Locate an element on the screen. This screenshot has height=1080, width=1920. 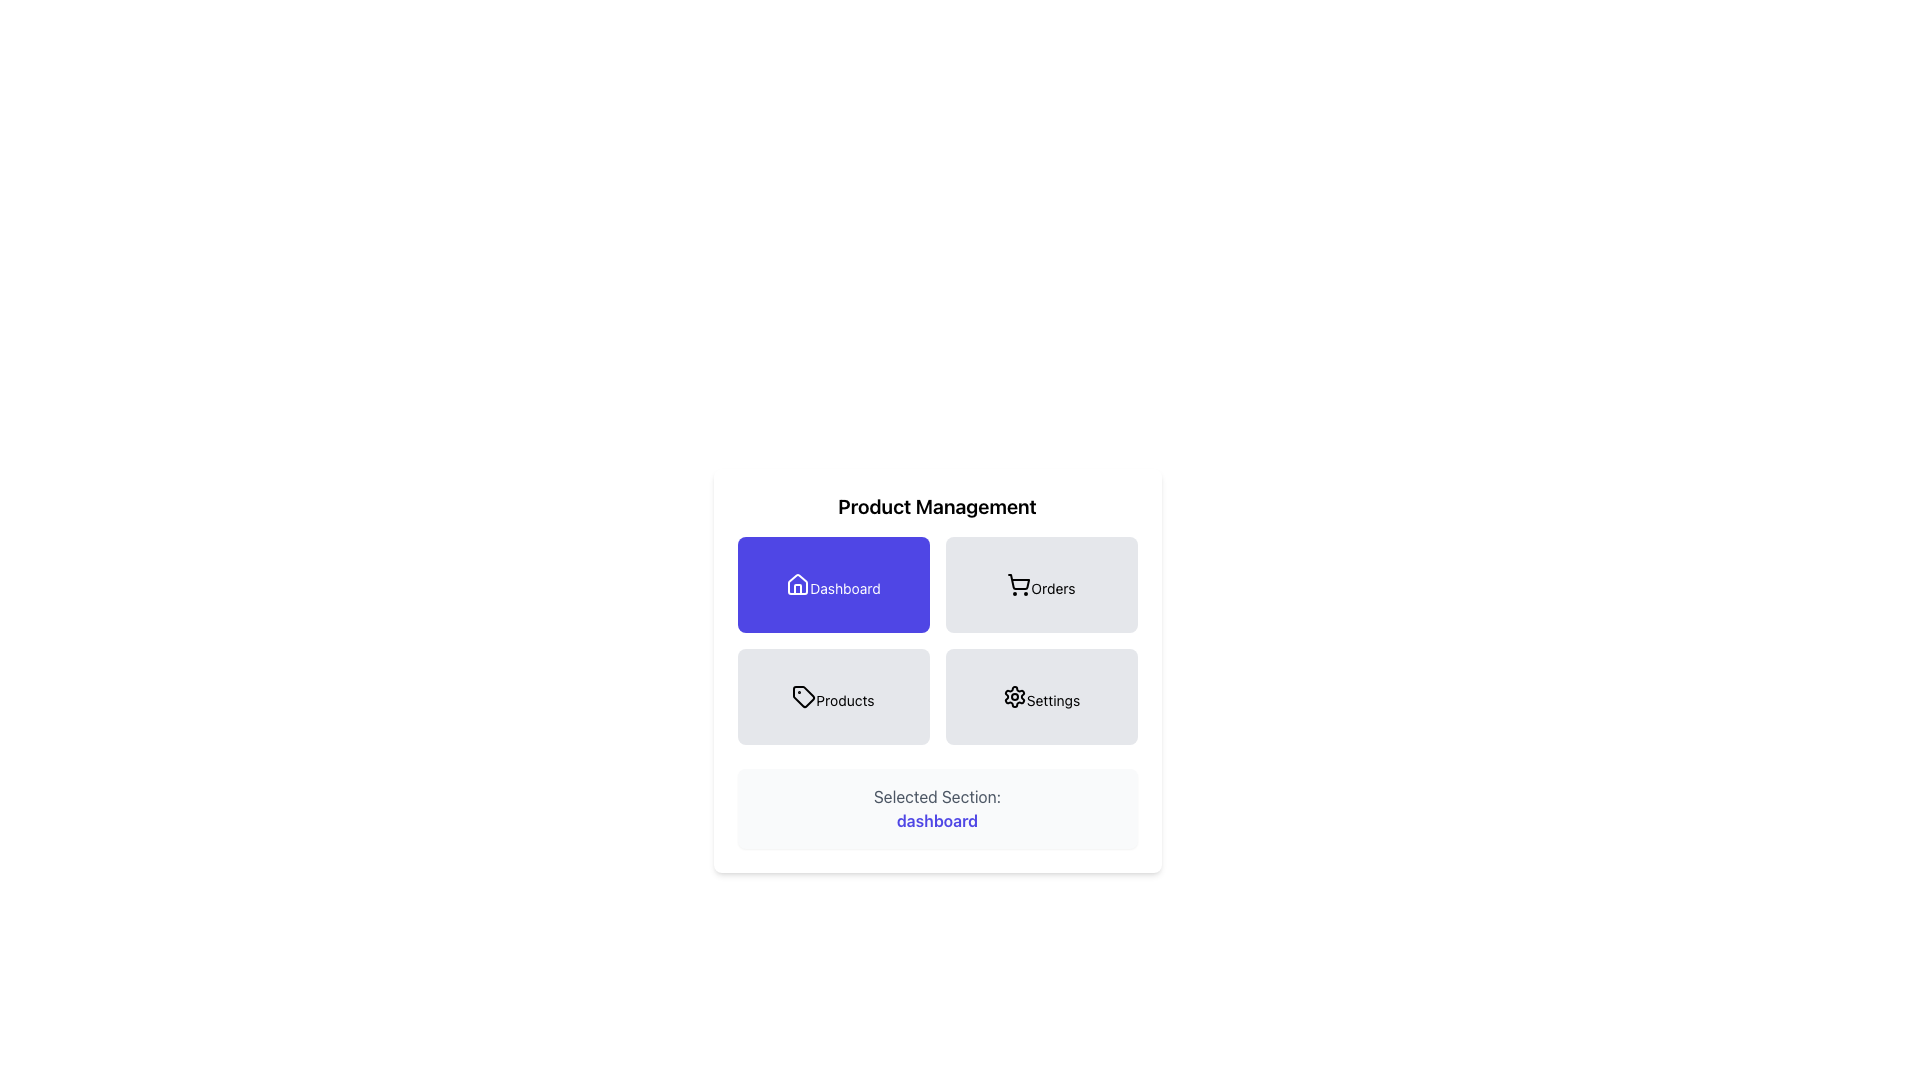
the 'Orders' button located in the upper-right quadrant of the interface, which highlights the corresponding section upon interaction is located at coordinates (1040, 585).